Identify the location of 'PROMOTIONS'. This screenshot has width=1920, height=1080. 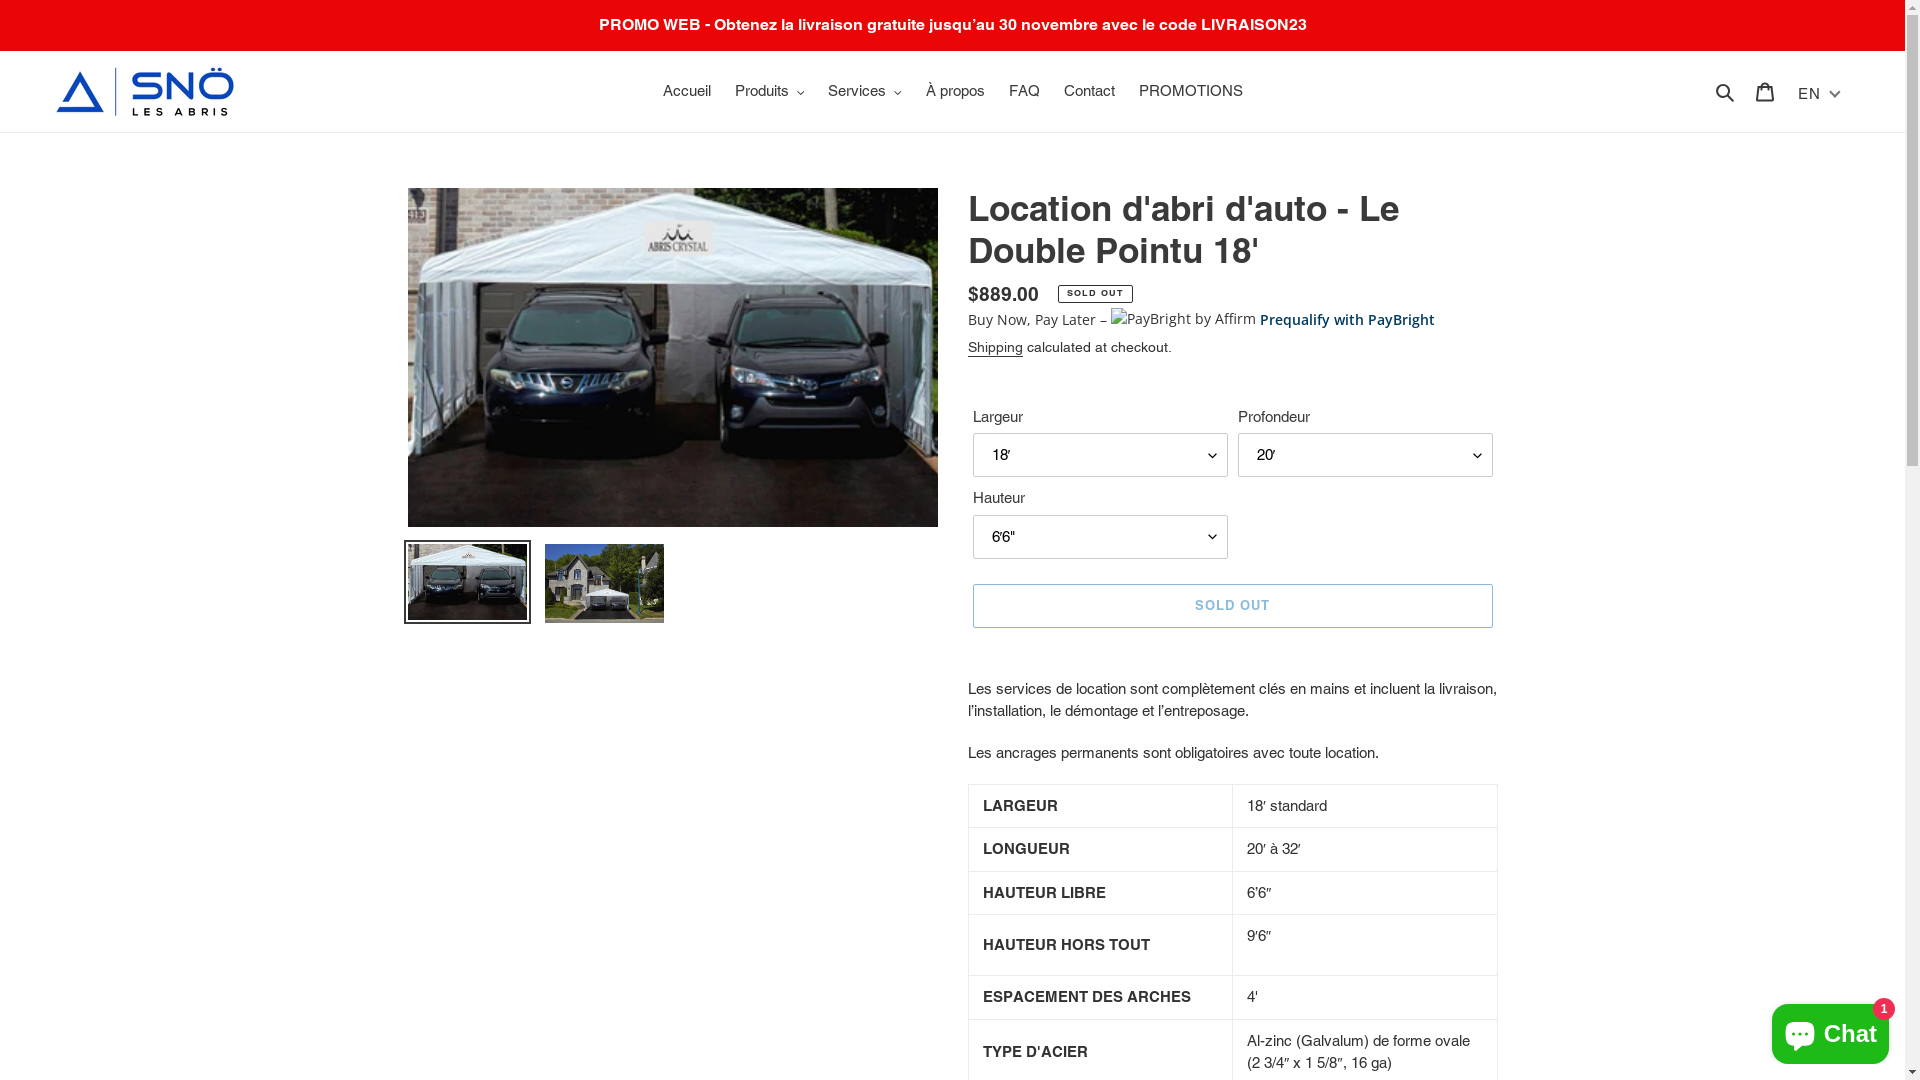
(1128, 91).